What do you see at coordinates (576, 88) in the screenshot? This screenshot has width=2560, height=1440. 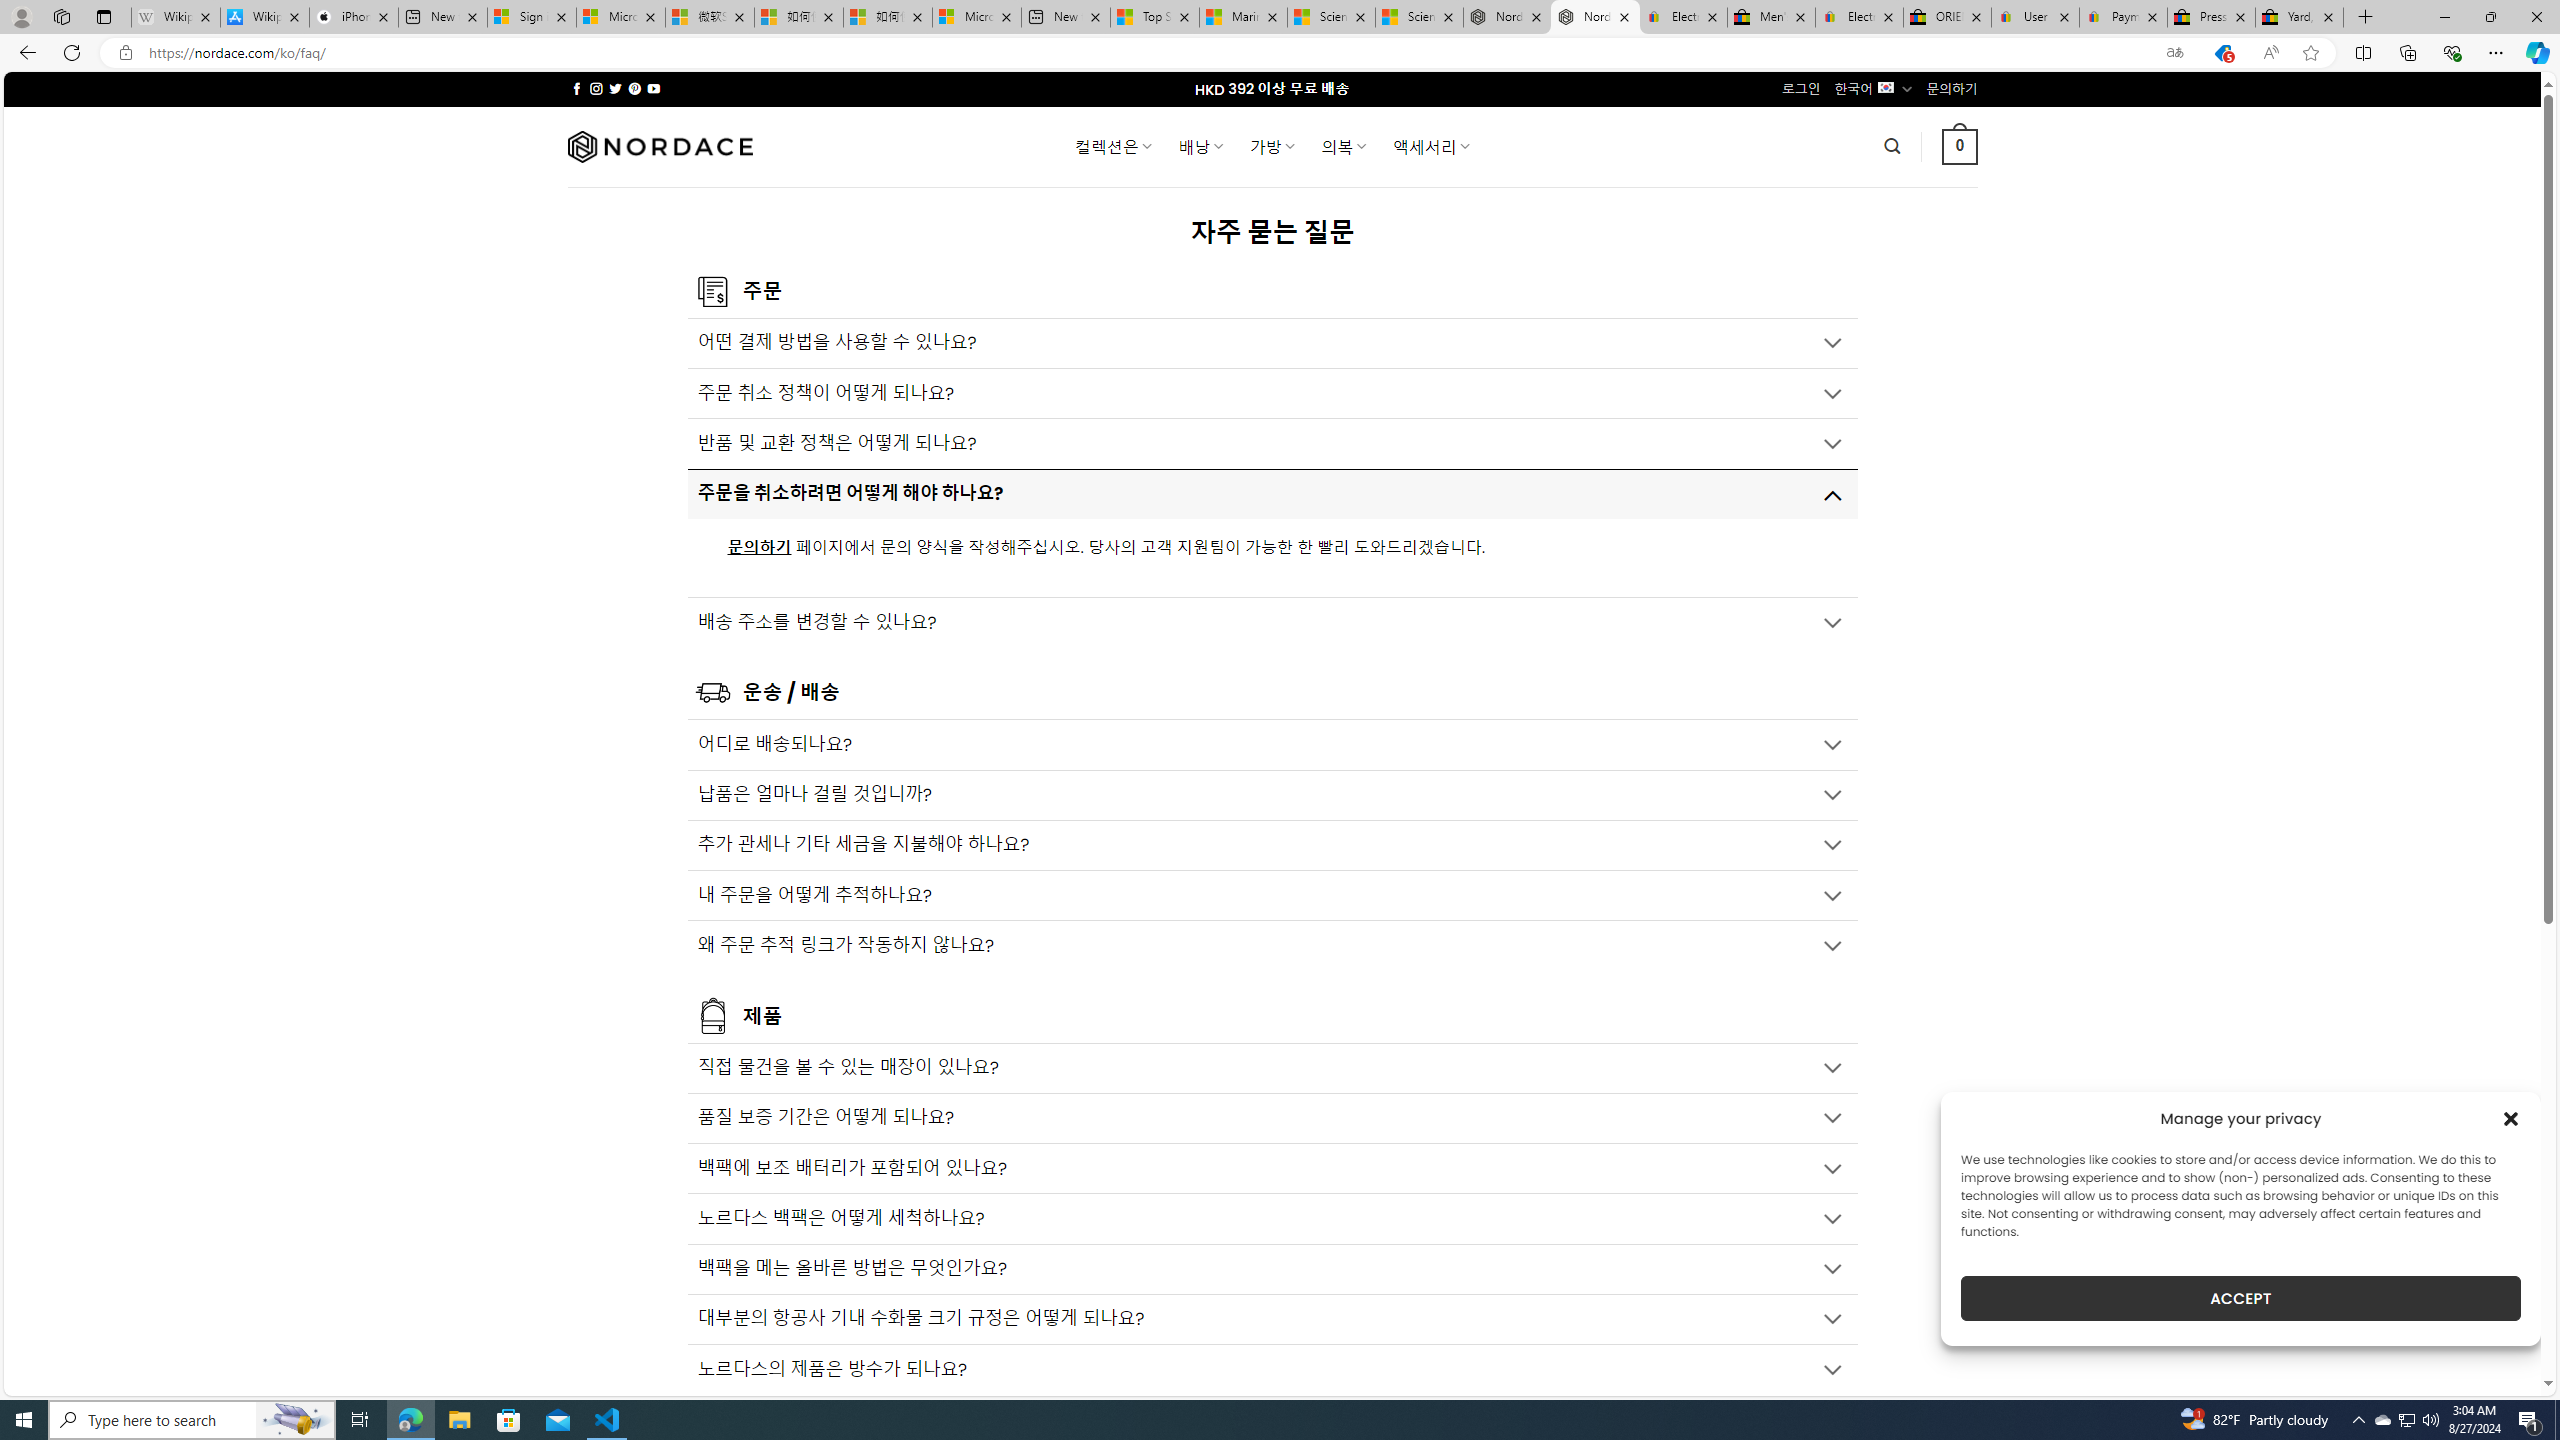 I see `'Follow on Facebook'` at bounding box center [576, 88].